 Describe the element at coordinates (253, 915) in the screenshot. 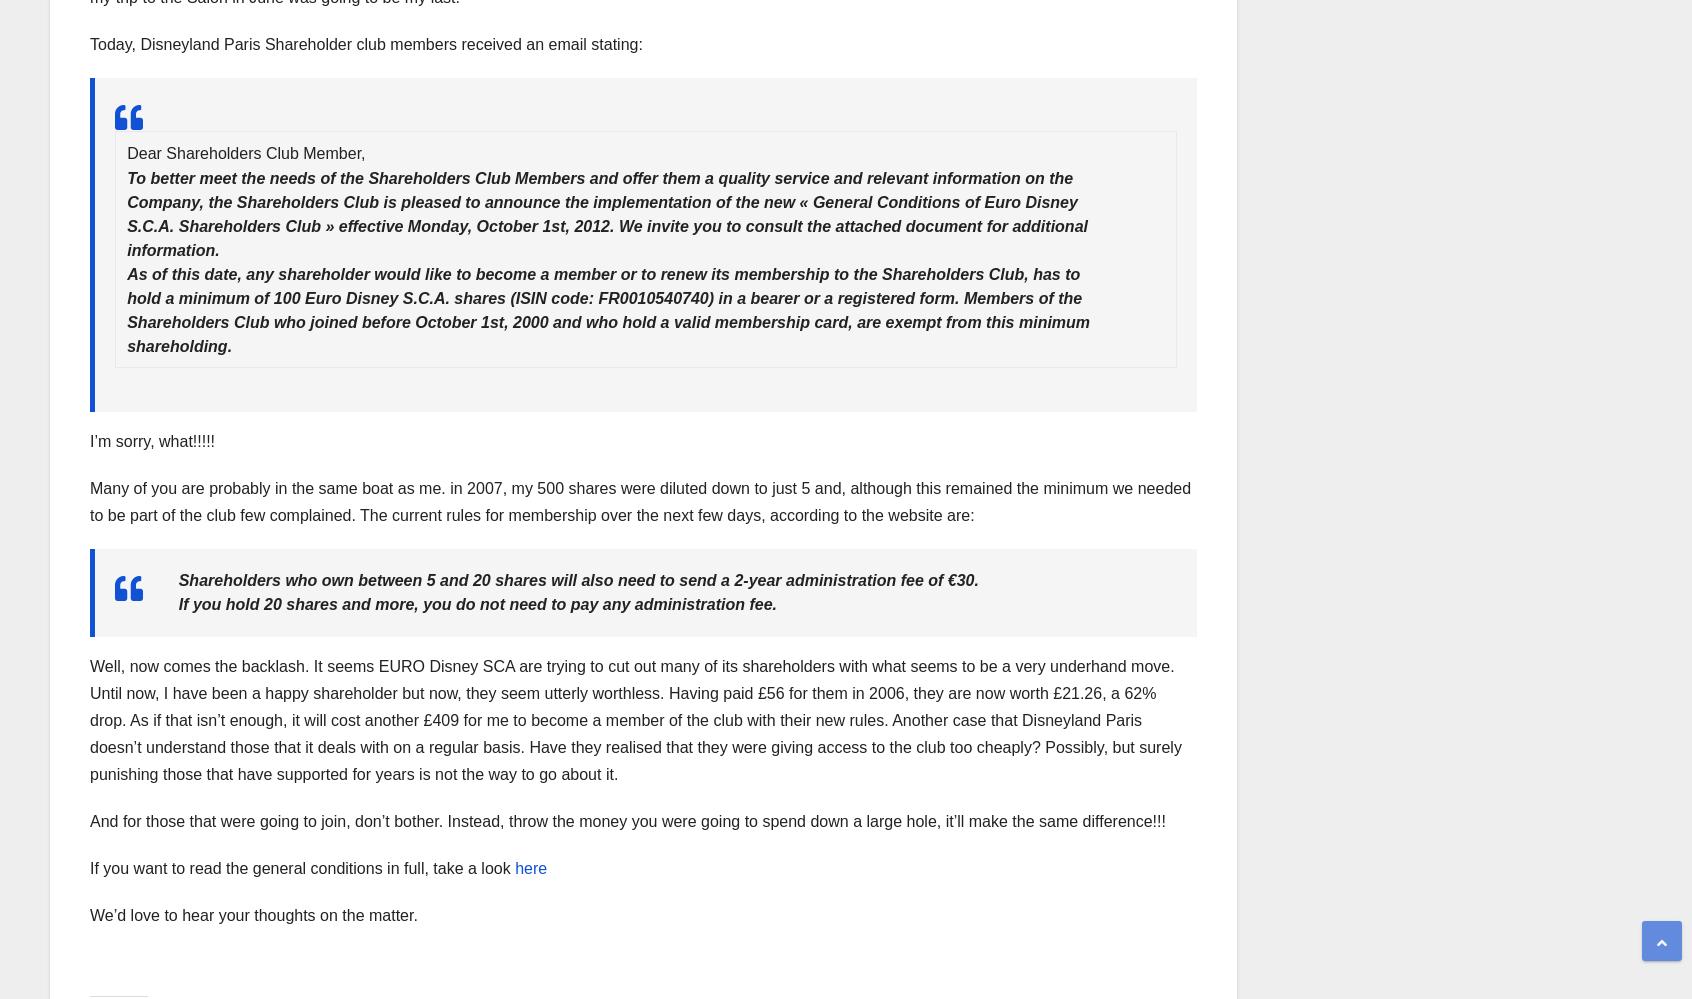

I see `'We’d love to hear your thoughts on the matter.'` at that location.